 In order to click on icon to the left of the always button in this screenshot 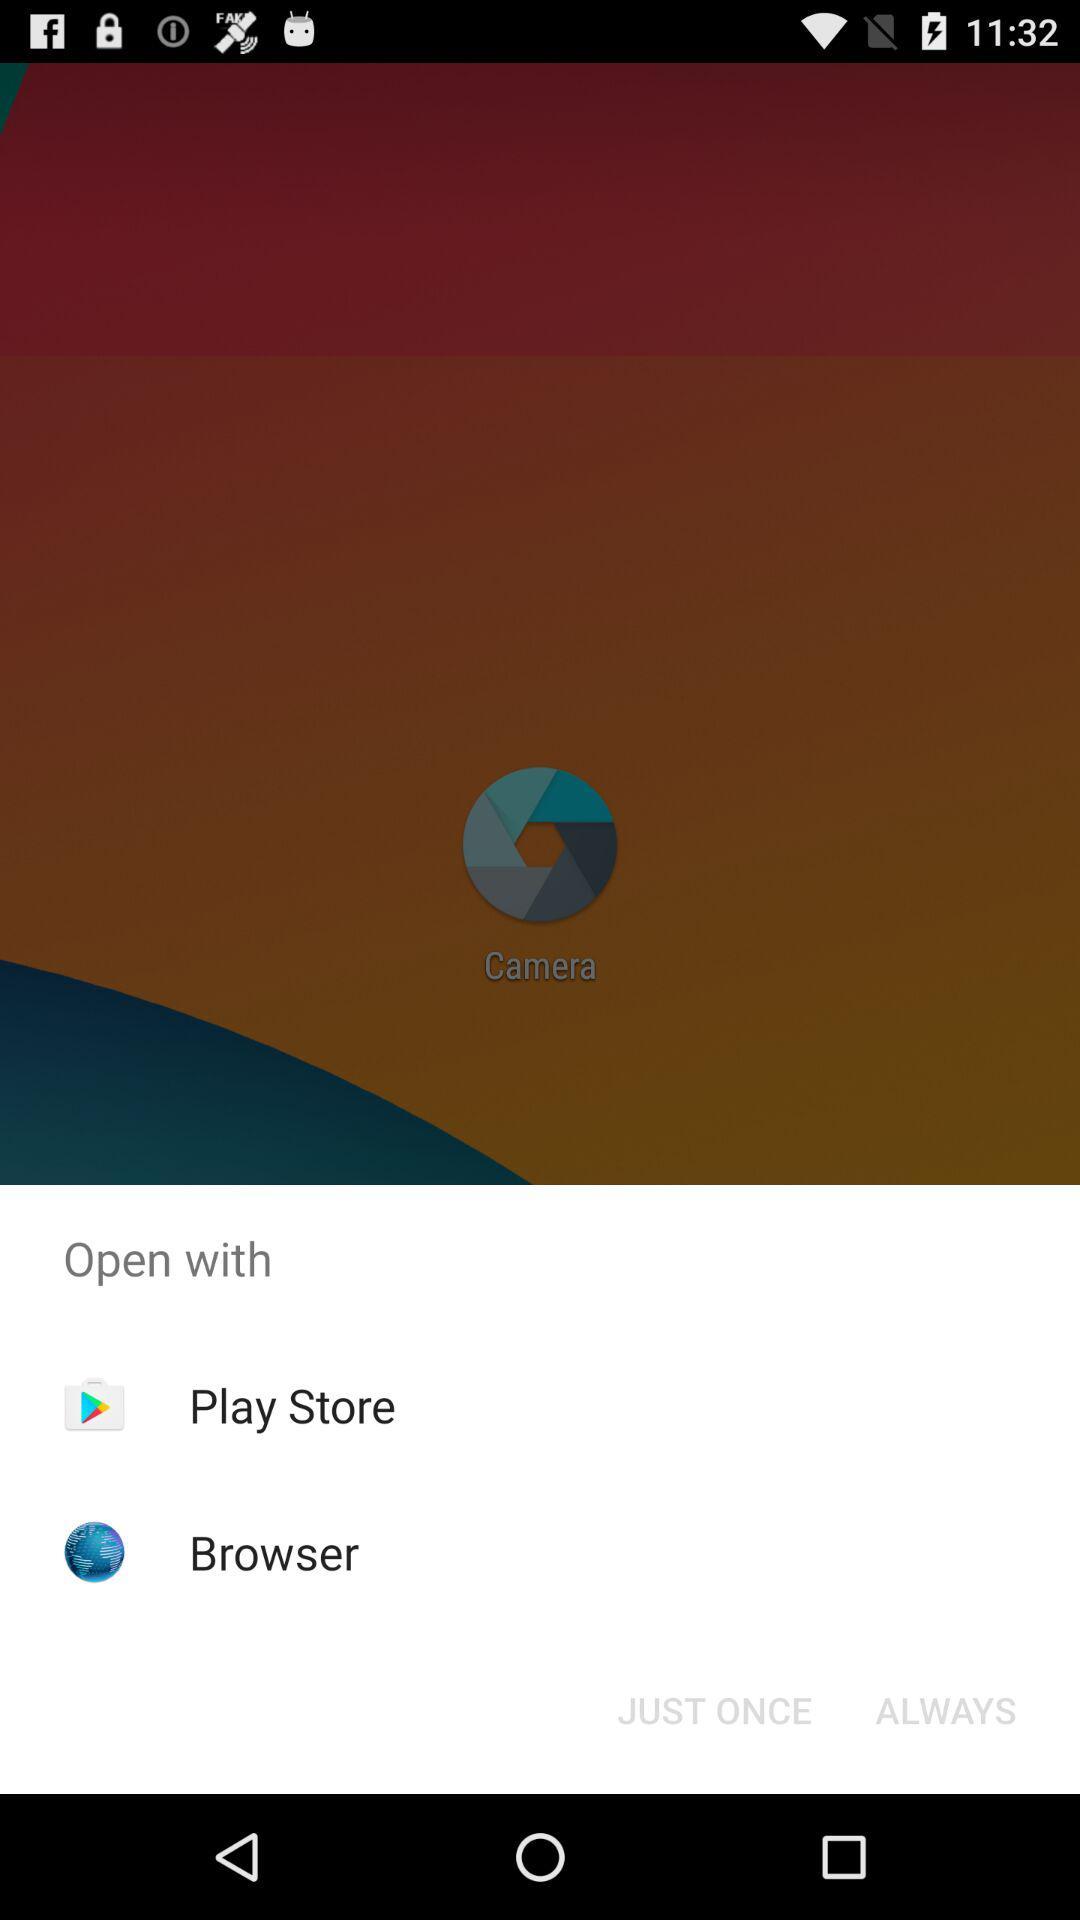, I will do `click(713, 1708)`.